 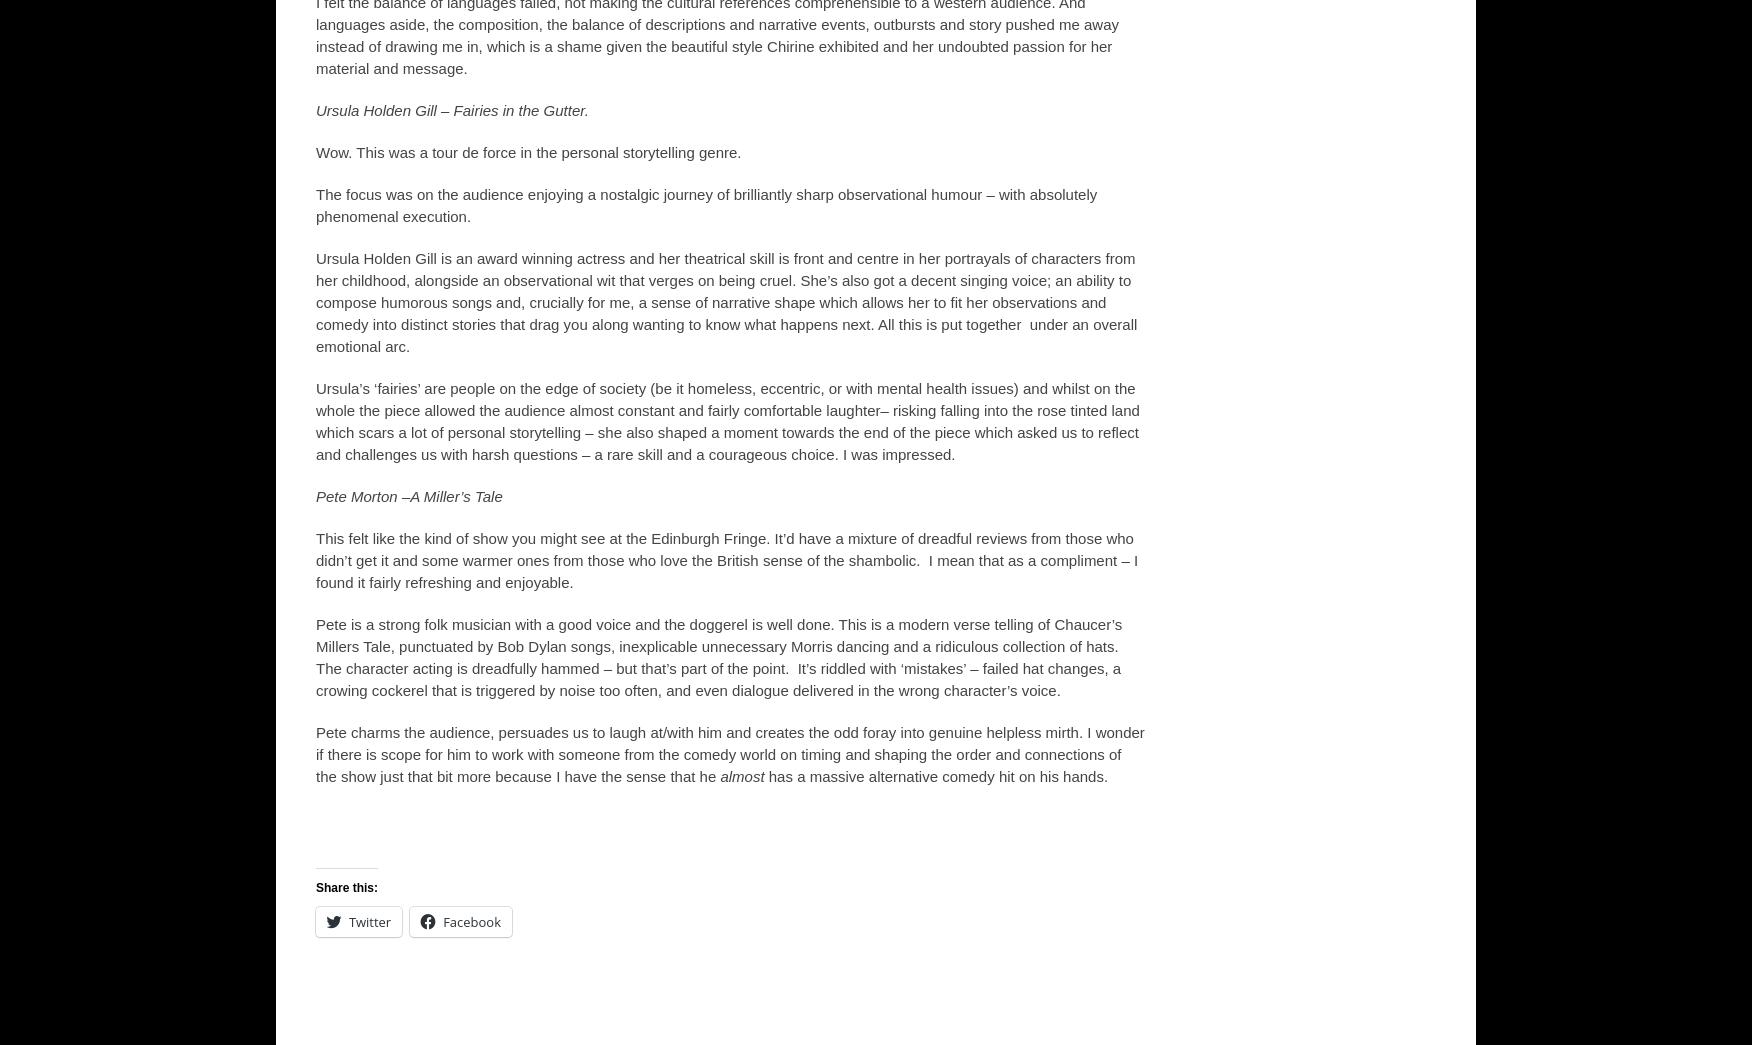 I want to click on 'almost', so click(x=741, y=776).